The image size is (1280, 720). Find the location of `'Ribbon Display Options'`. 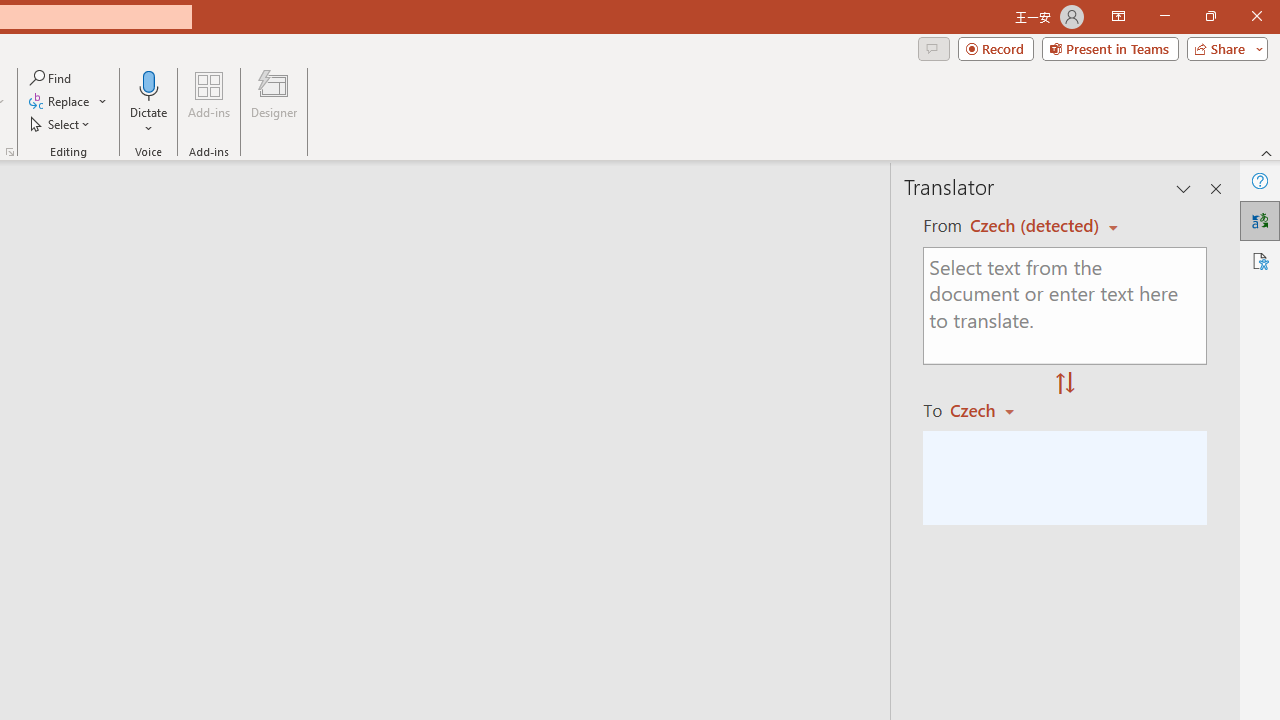

'Ribbon Display Options' is located at coordinates (1117, 16).